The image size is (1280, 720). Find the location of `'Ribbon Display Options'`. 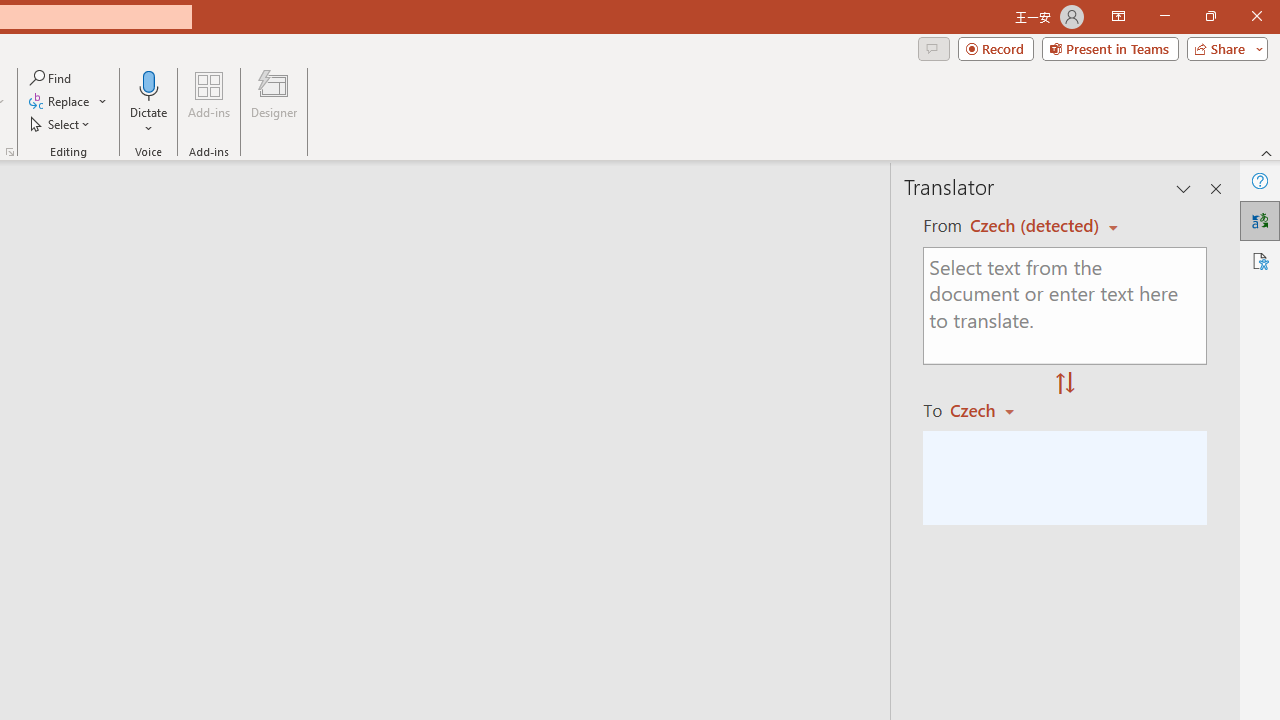

'Ribbon Display Options' is located at coordinates (1117, 16).